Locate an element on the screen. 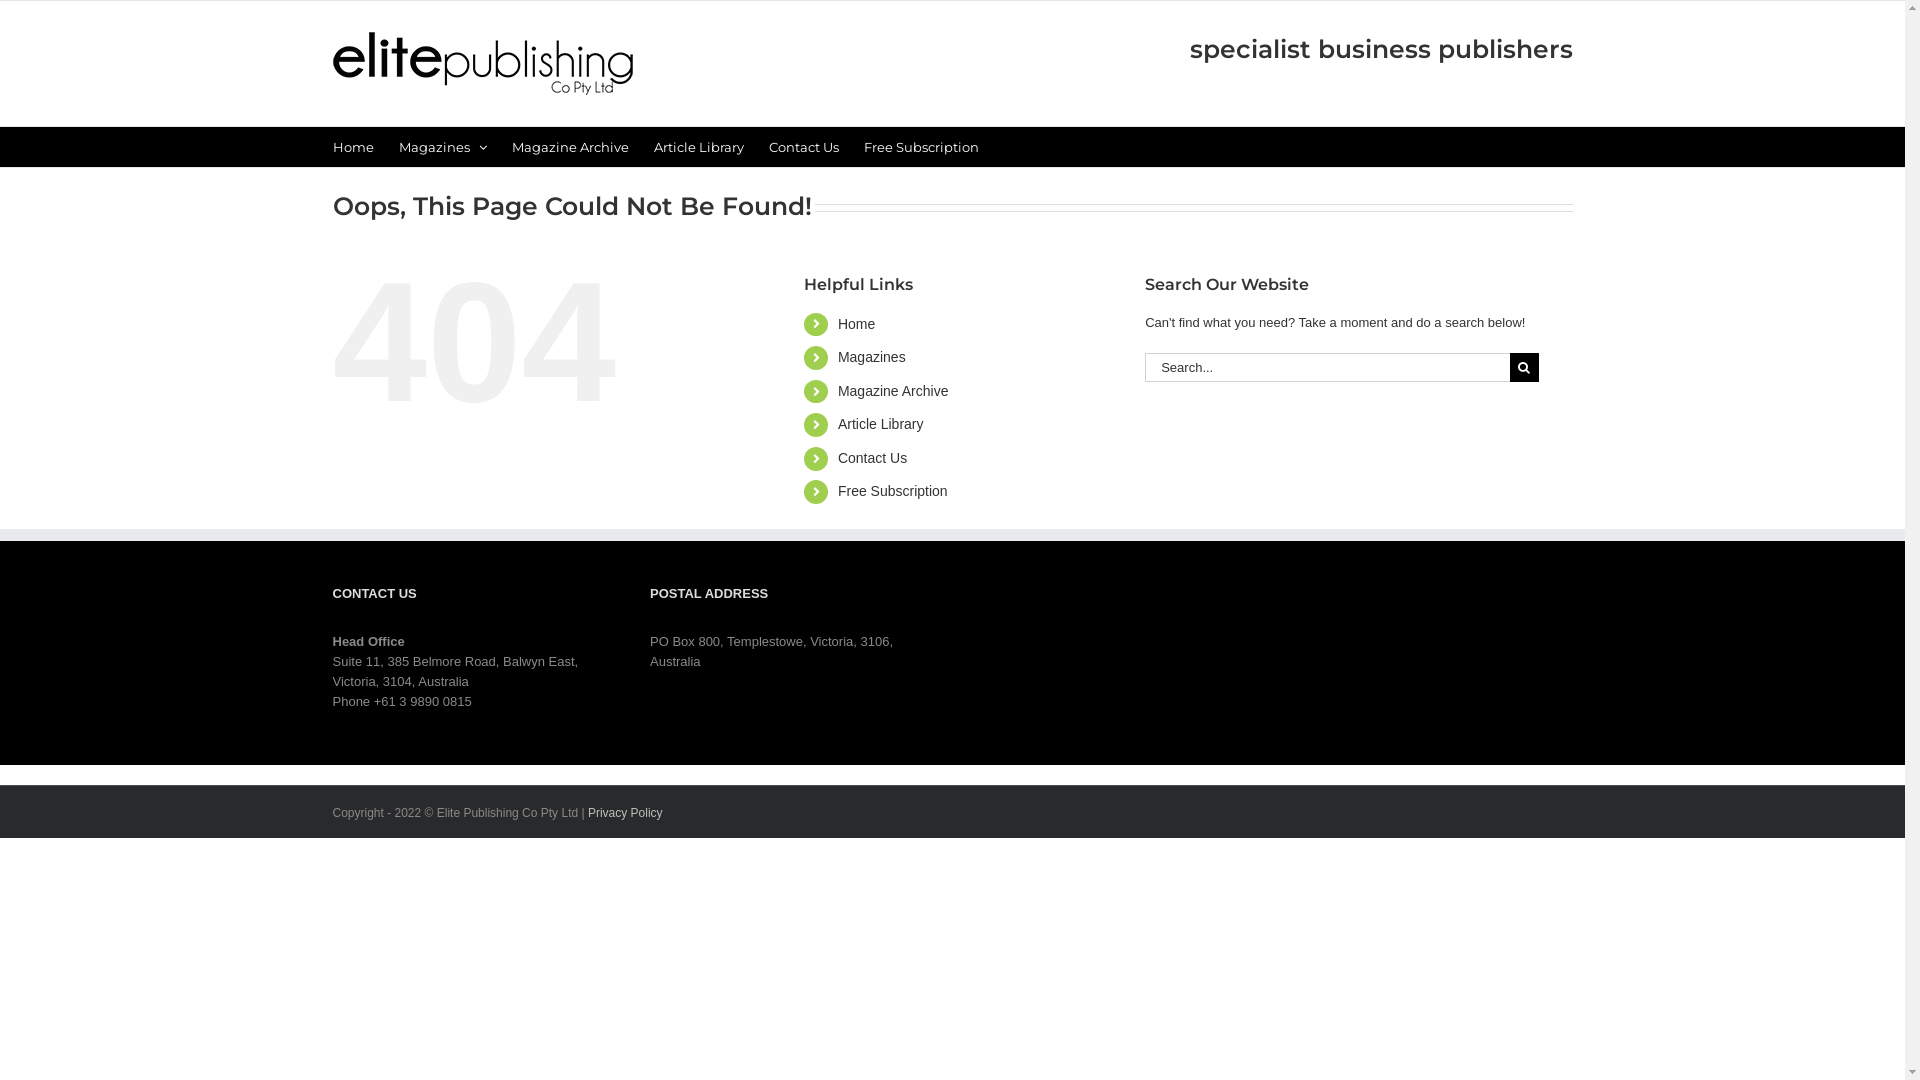 This screenshot has height=1080, width=1920. 'Free Subscription' is located at coordinates (891, 490).